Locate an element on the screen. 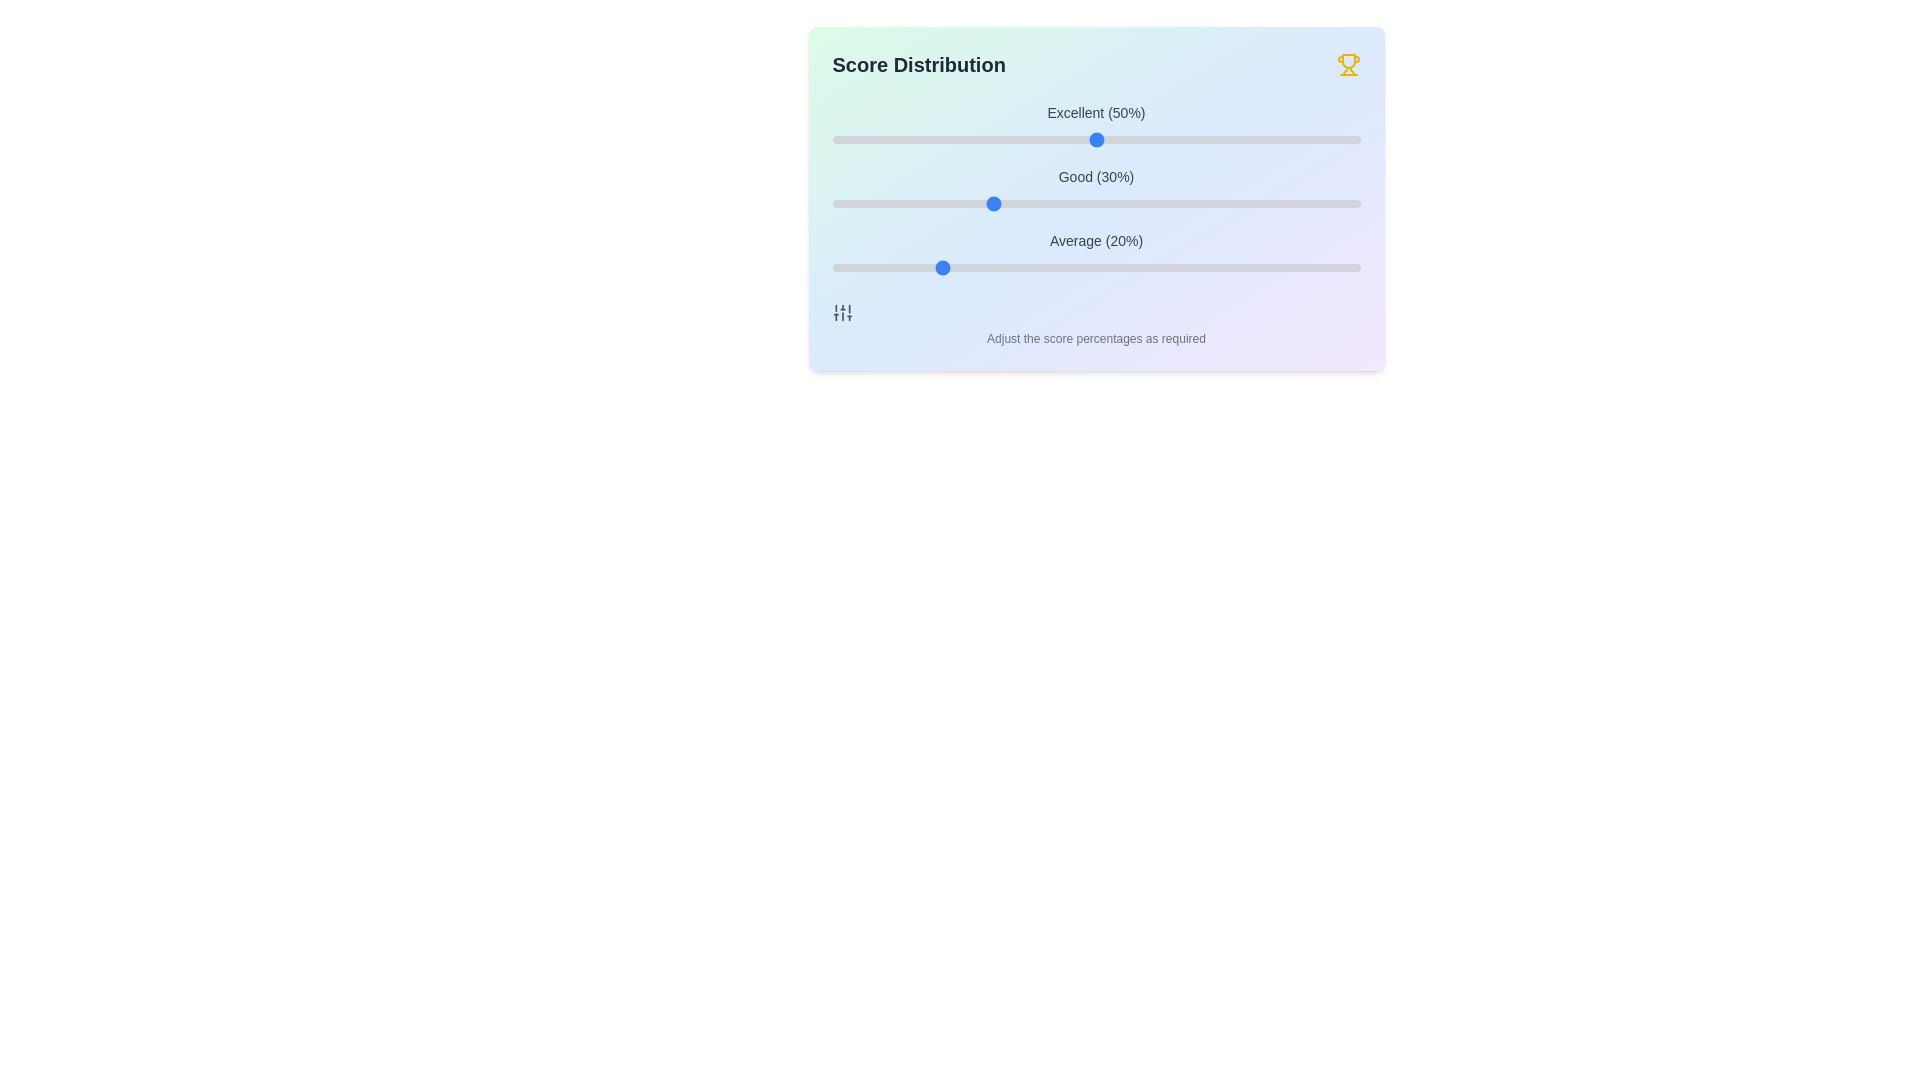 The image size is (1920, 1080). the slider for the 'Good' category to 77% is located at coordinates (1237, 204).